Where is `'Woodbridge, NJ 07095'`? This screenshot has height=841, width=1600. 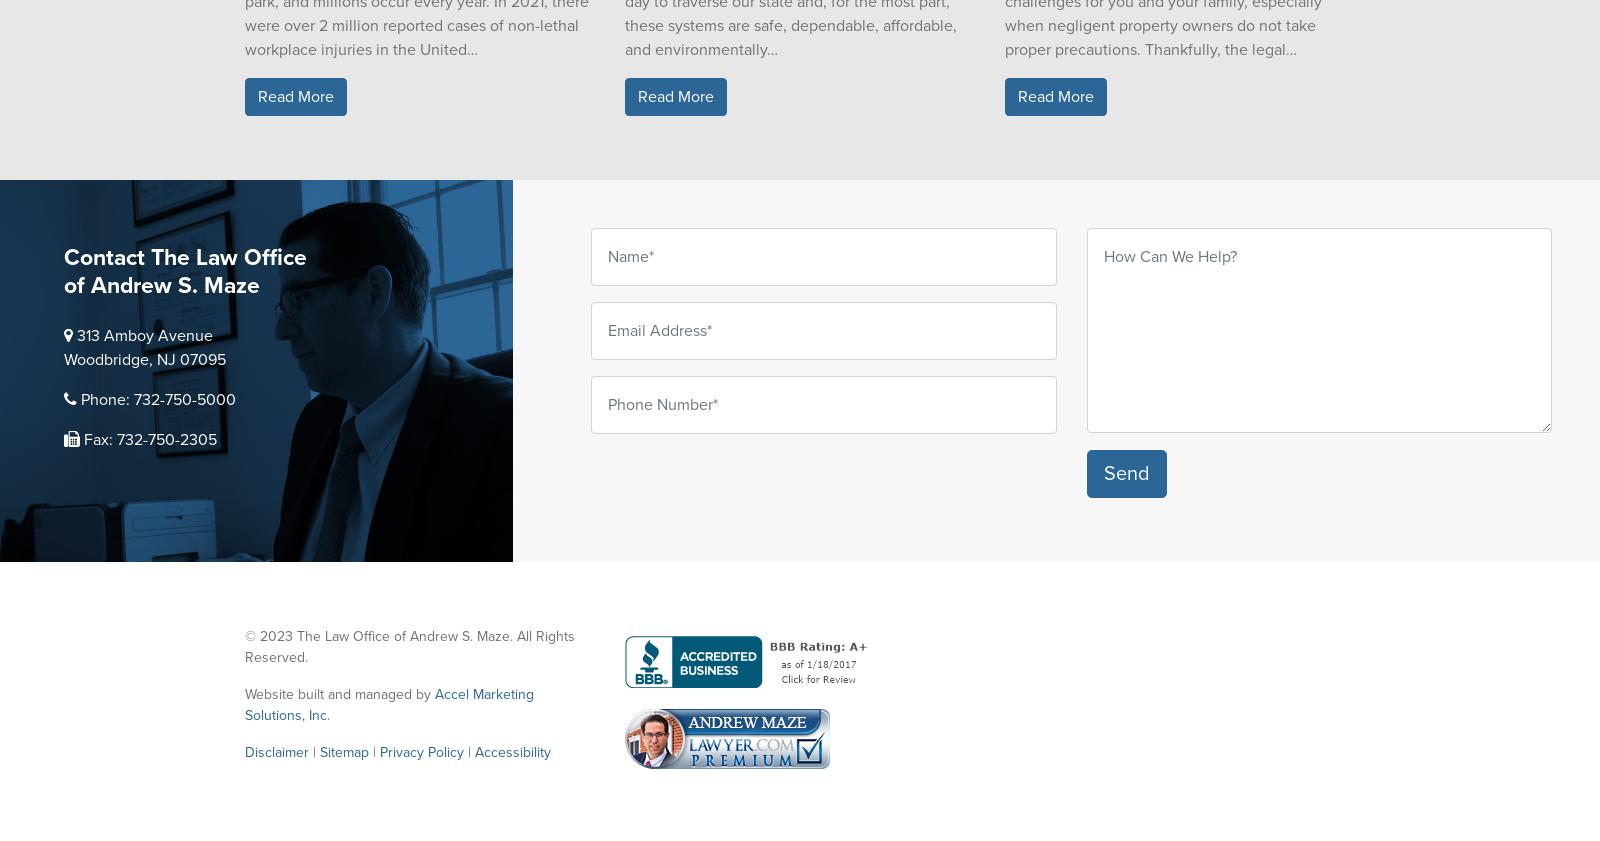
'Woodbridge, NJ 07095' is located at coordinates (143, 359).